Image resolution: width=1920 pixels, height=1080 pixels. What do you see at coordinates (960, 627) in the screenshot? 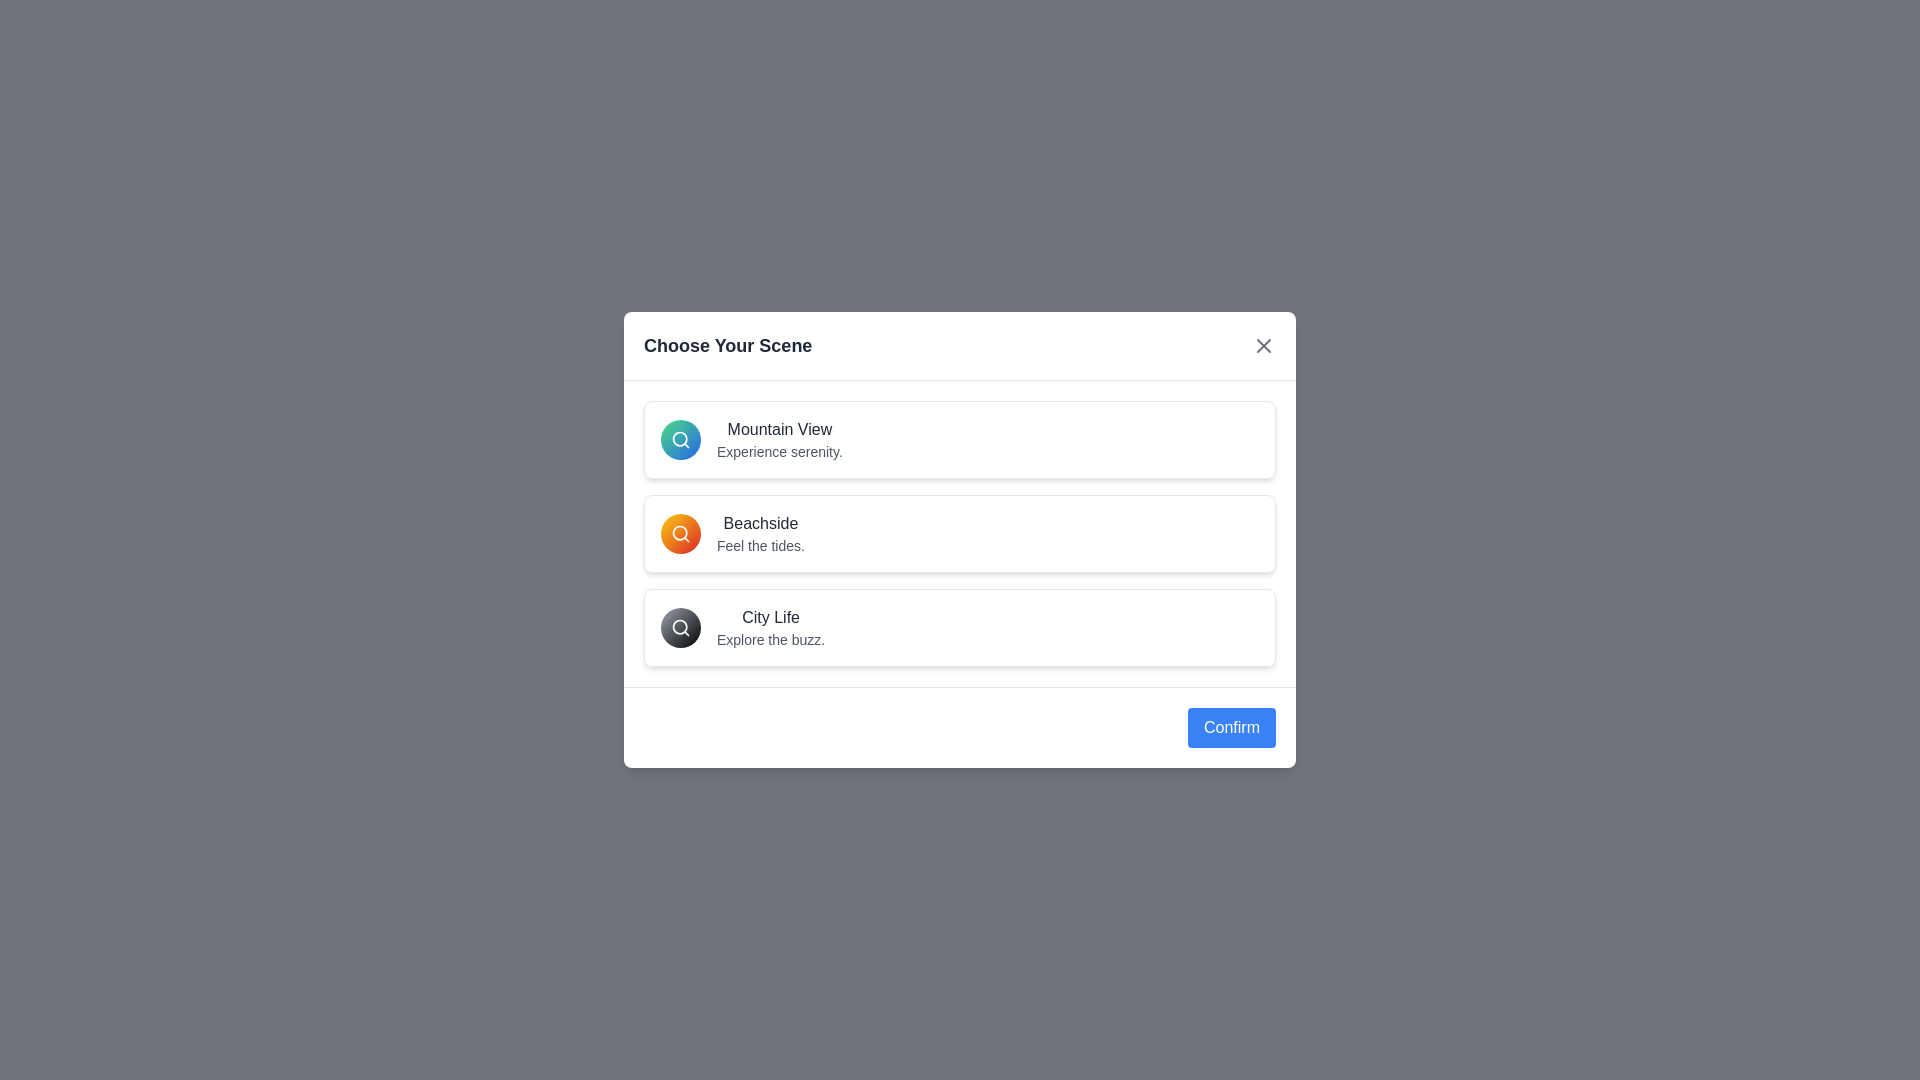
I see `the item City Life from the list` at bounding box center [960, 627].